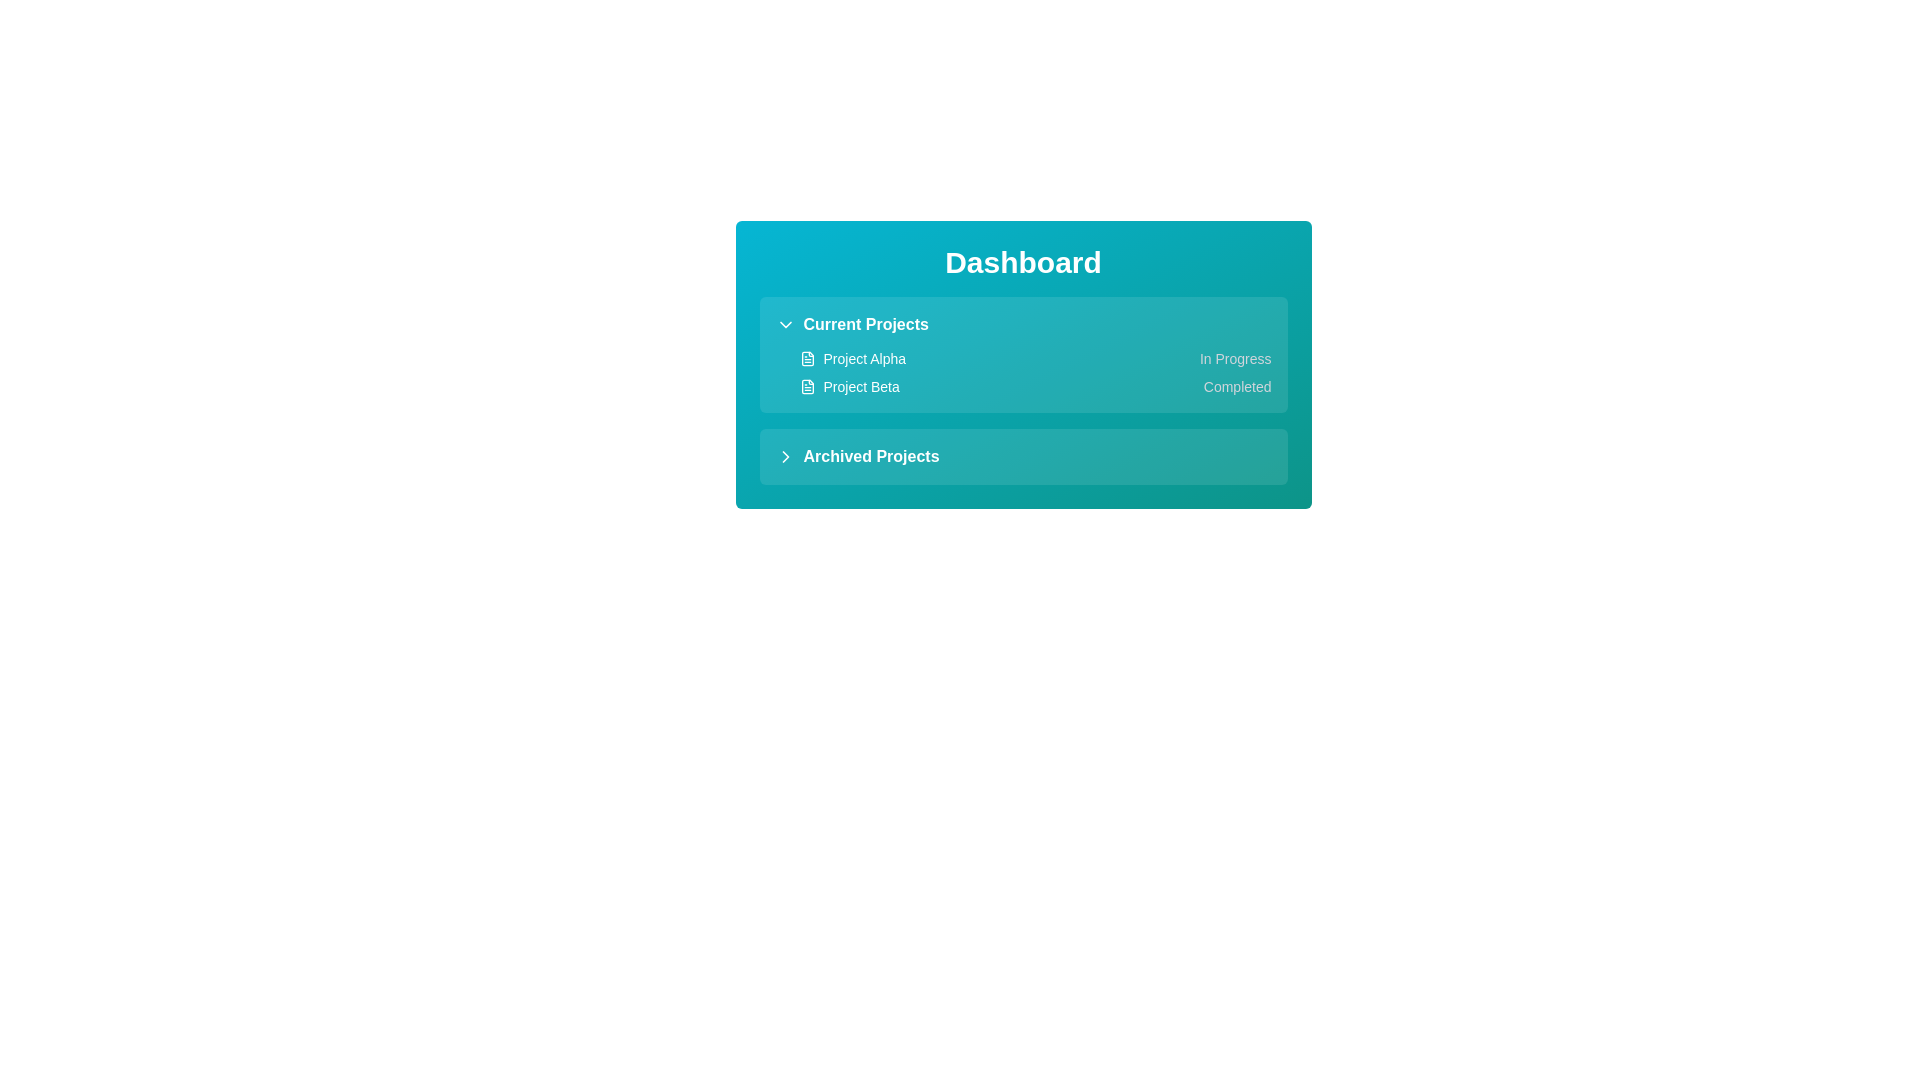 The width and height of the screenshot is (1920, 1080). Describe the element at coordinates (861, 386) in the screenshot. I see `the text label displaying 'Project Beta' in white font, located within the teal-colored panel, positioned below 'Project Alpha' and to the right of a file icon` at that location.